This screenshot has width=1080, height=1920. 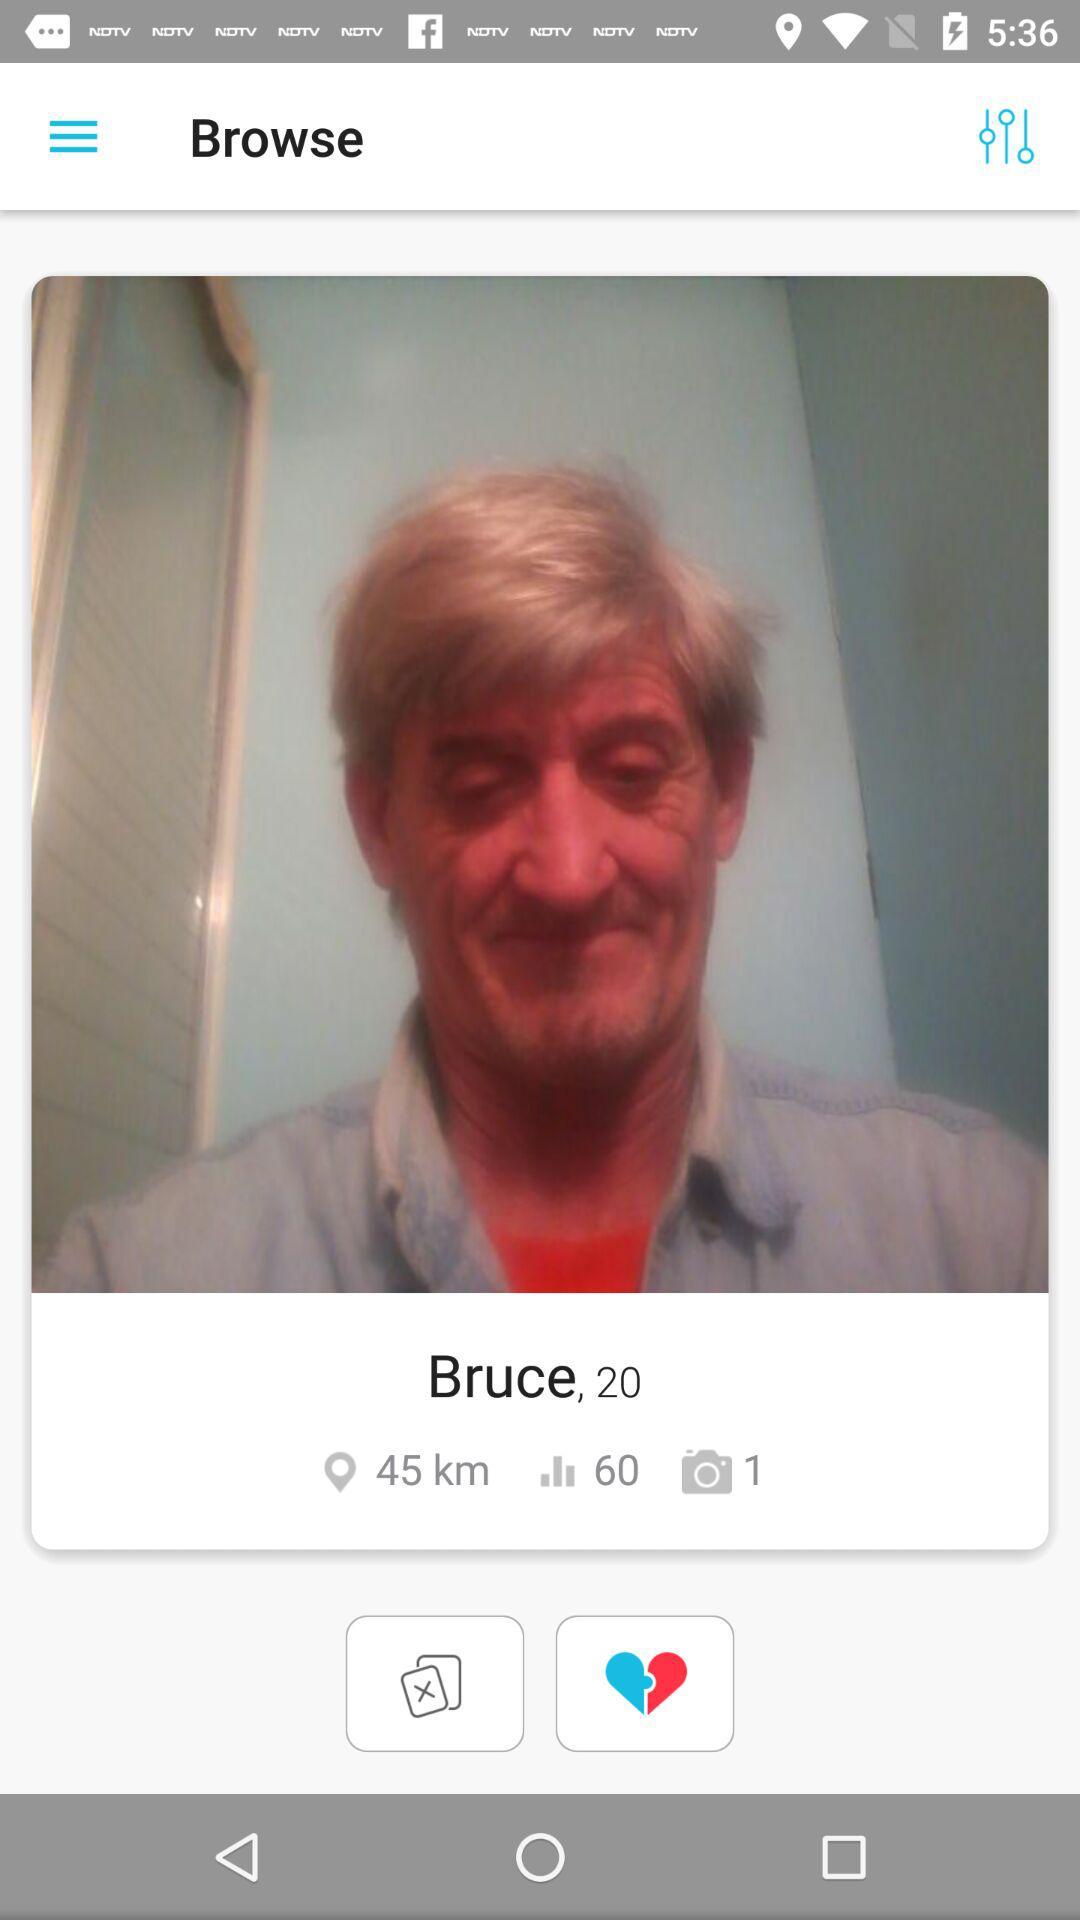 What do you see at coordinates (1006, 135) in the screenshot?
I see `icon next to the browse` at bounding box center [1006, 135].